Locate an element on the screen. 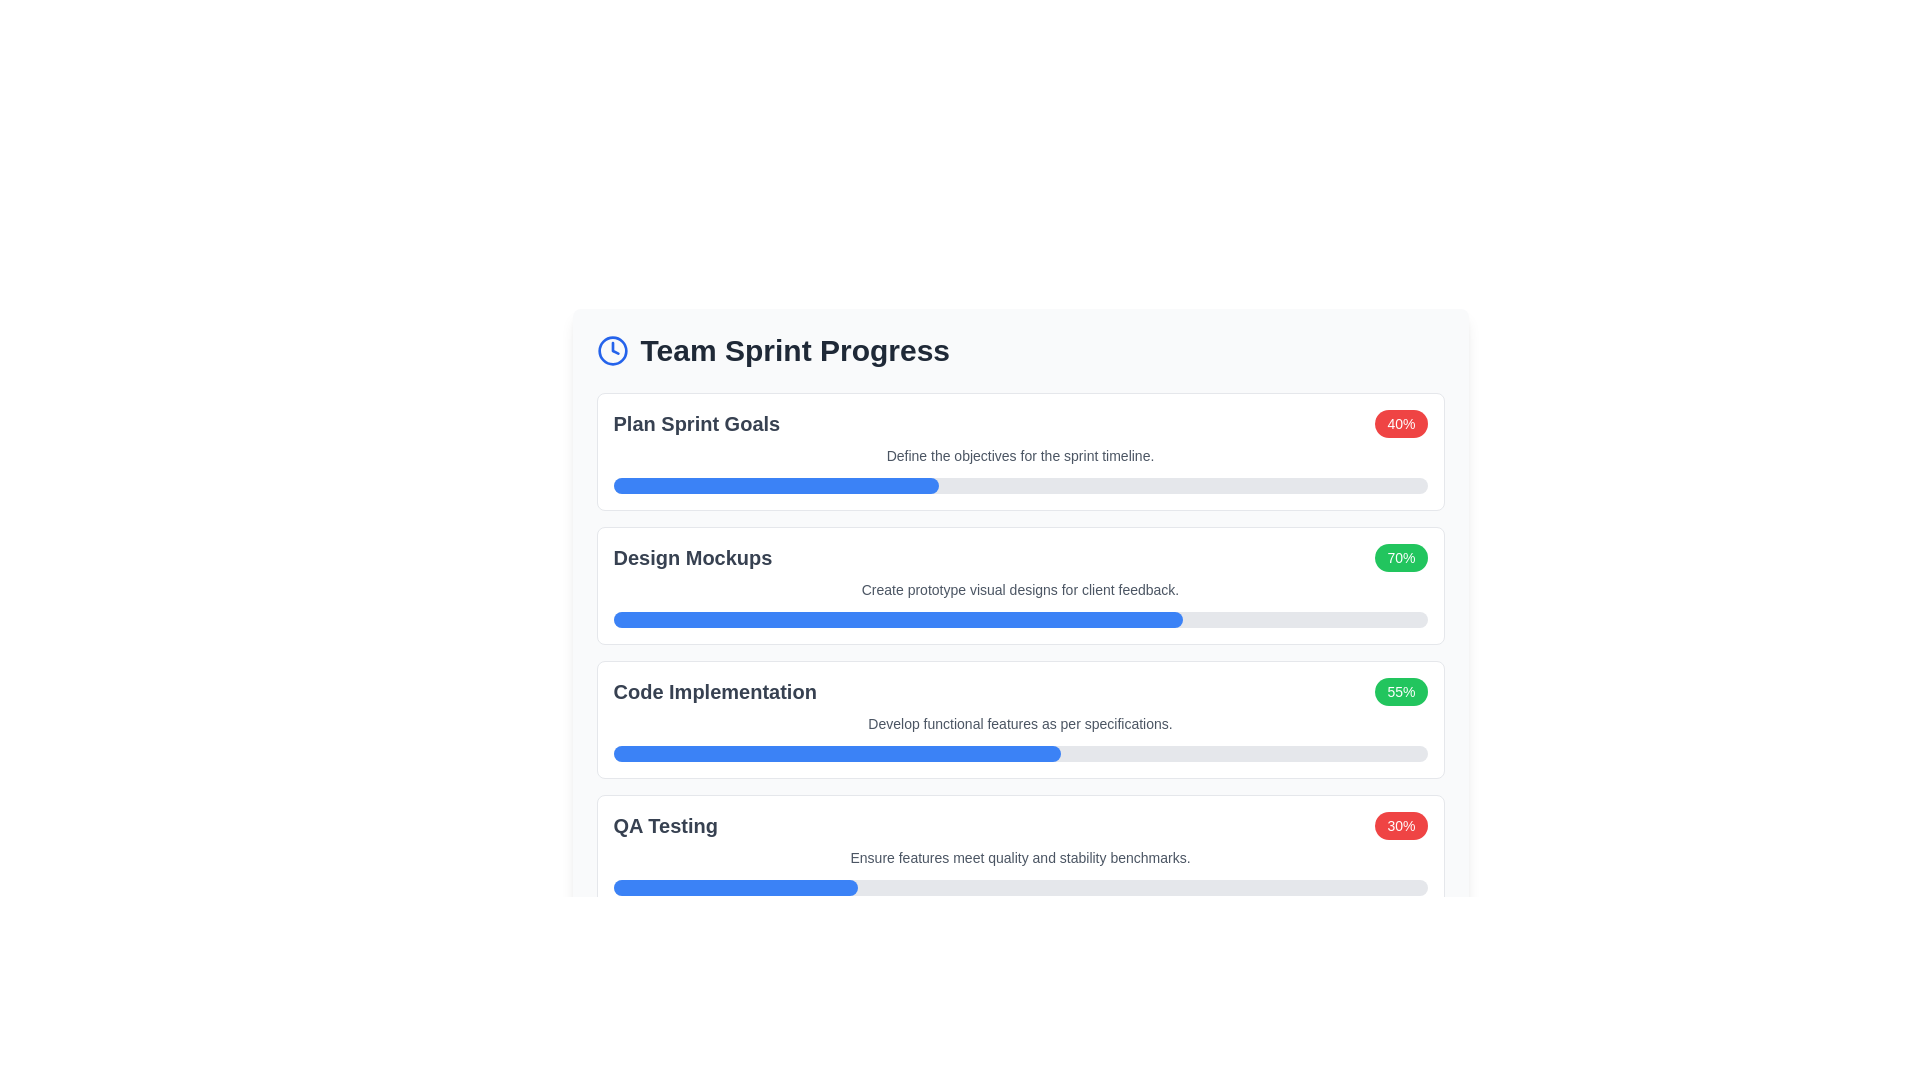 This screenshot has height=1080, width=1920. the progress bar in the 'QA Testing' section, which has a gray background and a blue inner bar indicating 30% progress is located at coordinates (1020, 886).